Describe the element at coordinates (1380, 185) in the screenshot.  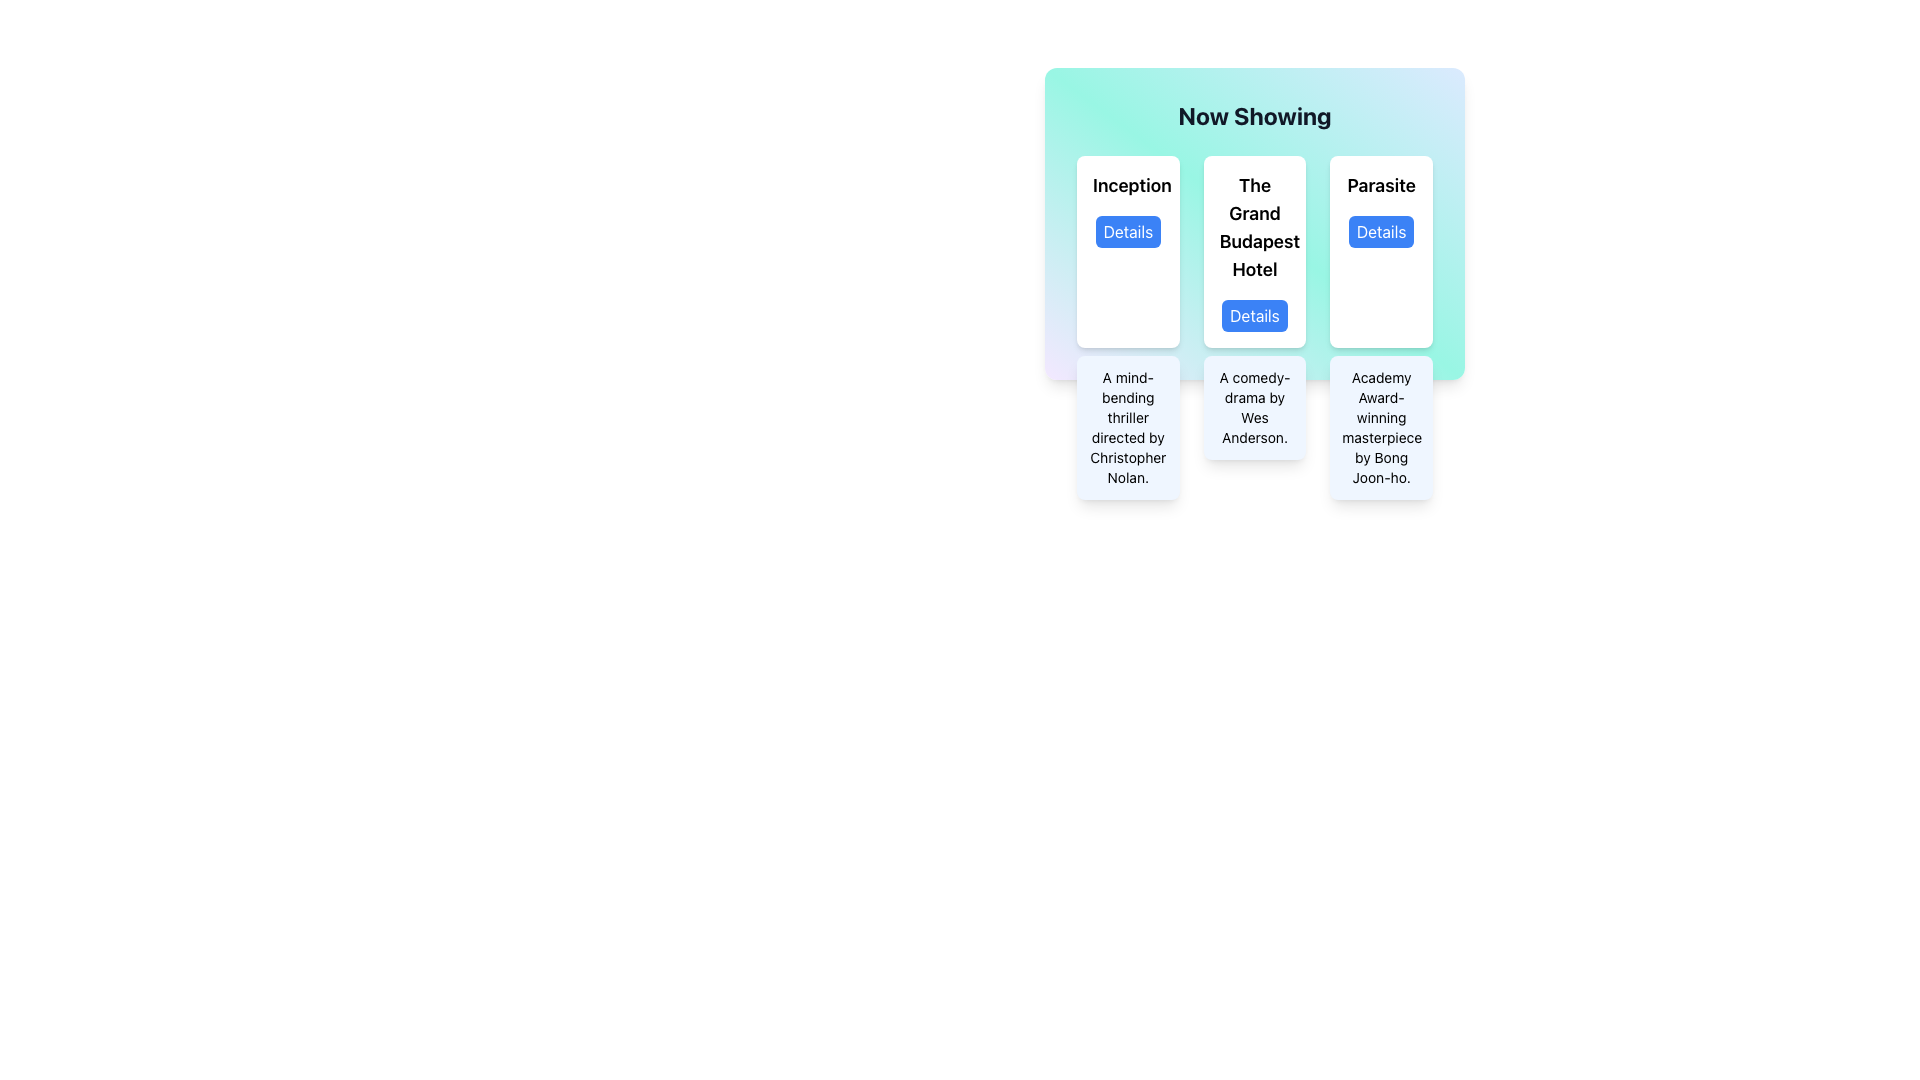
I see `the movie title text element located at the top of the rightmost card in the 'Now Showing' section, above the 'Details' button` at that location.